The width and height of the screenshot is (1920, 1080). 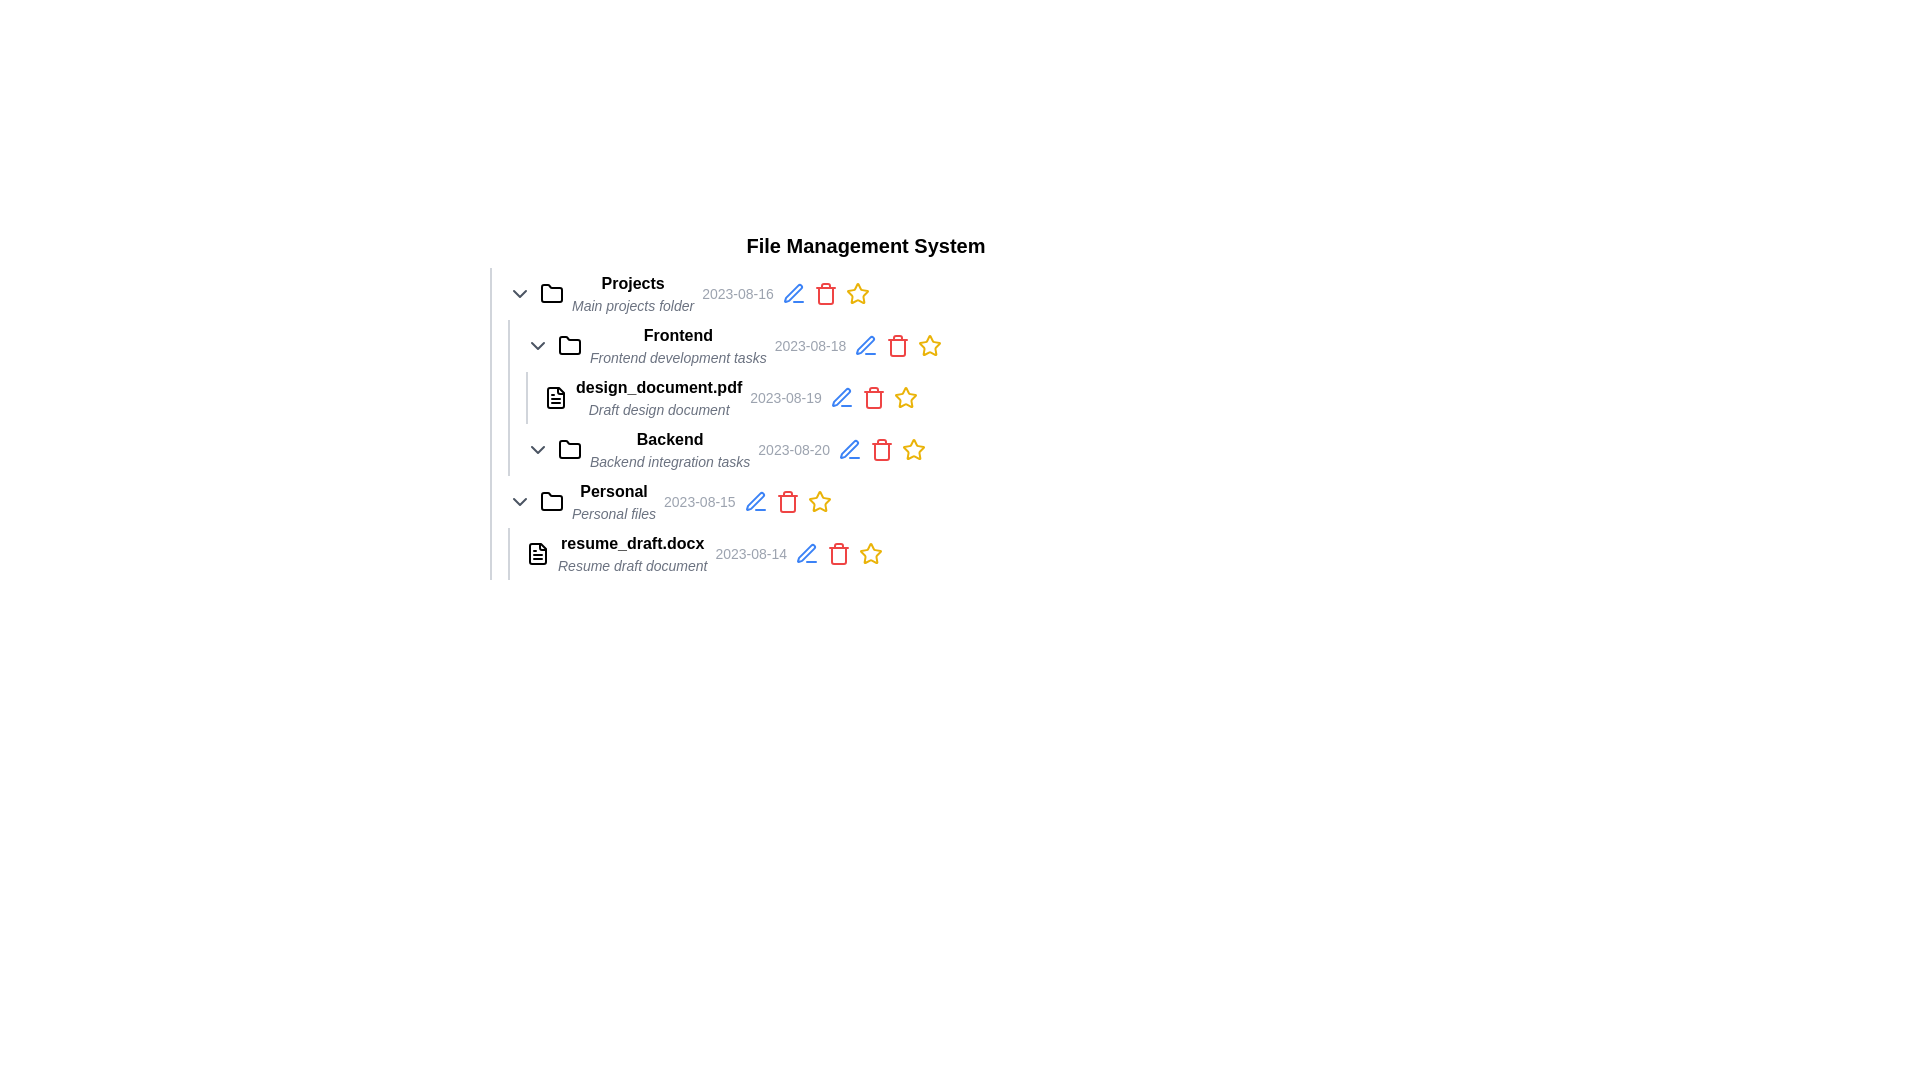 I want to click on the 'Backend' folder icon in the file management system interface, which visually indicates its position in the 'Projects' section, so click(x=569, y=447).